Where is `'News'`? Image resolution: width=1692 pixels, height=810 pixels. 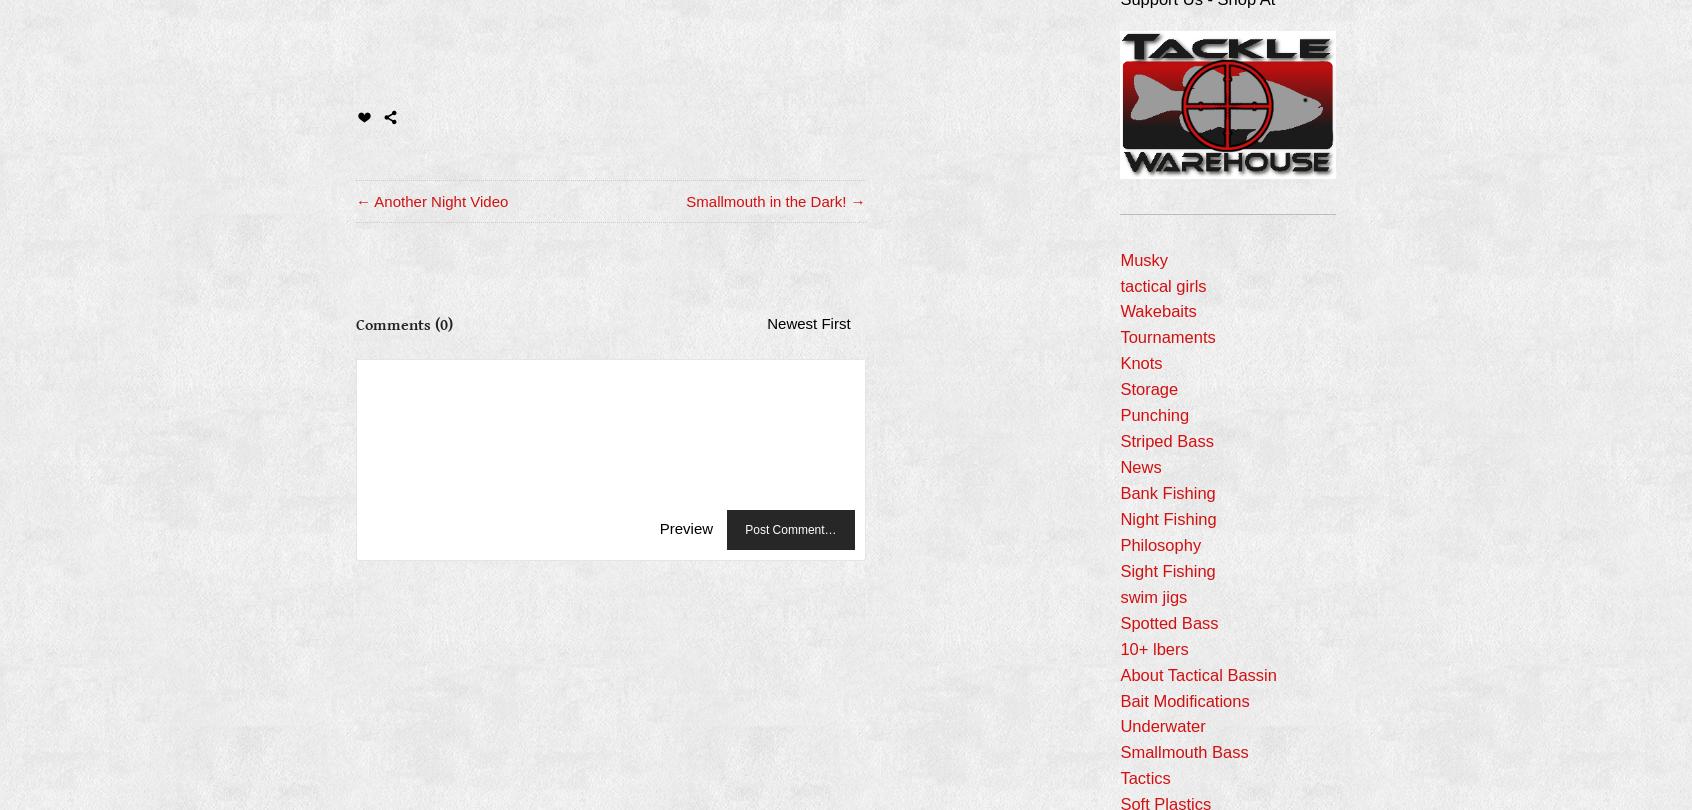 'News' is located at coordinates (1119, 466).